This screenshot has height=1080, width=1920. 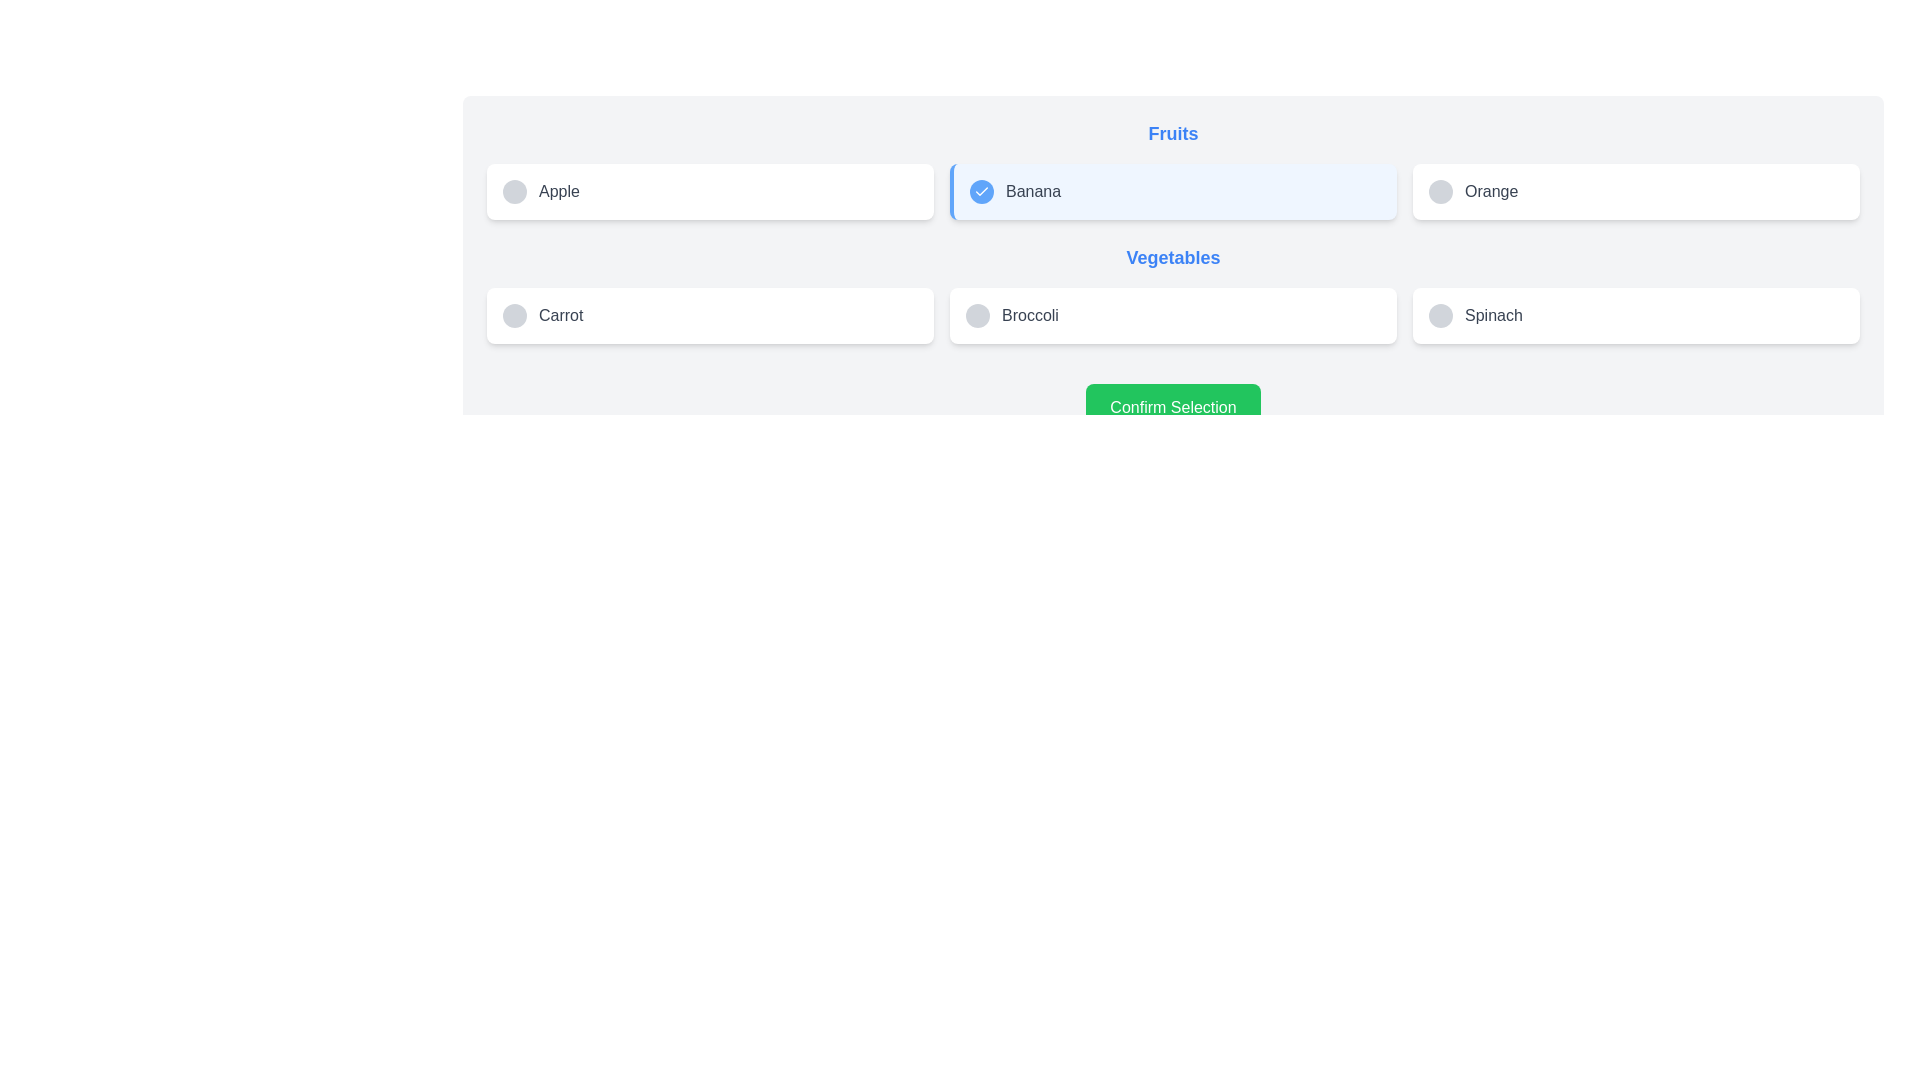 I want to click on the static text label reading 'Carrot' that is styled with a gray color and medium-weight font, located in the second column of the second row within the grid layout, under the 'Vegetables' category, so click(x=560, y=315).